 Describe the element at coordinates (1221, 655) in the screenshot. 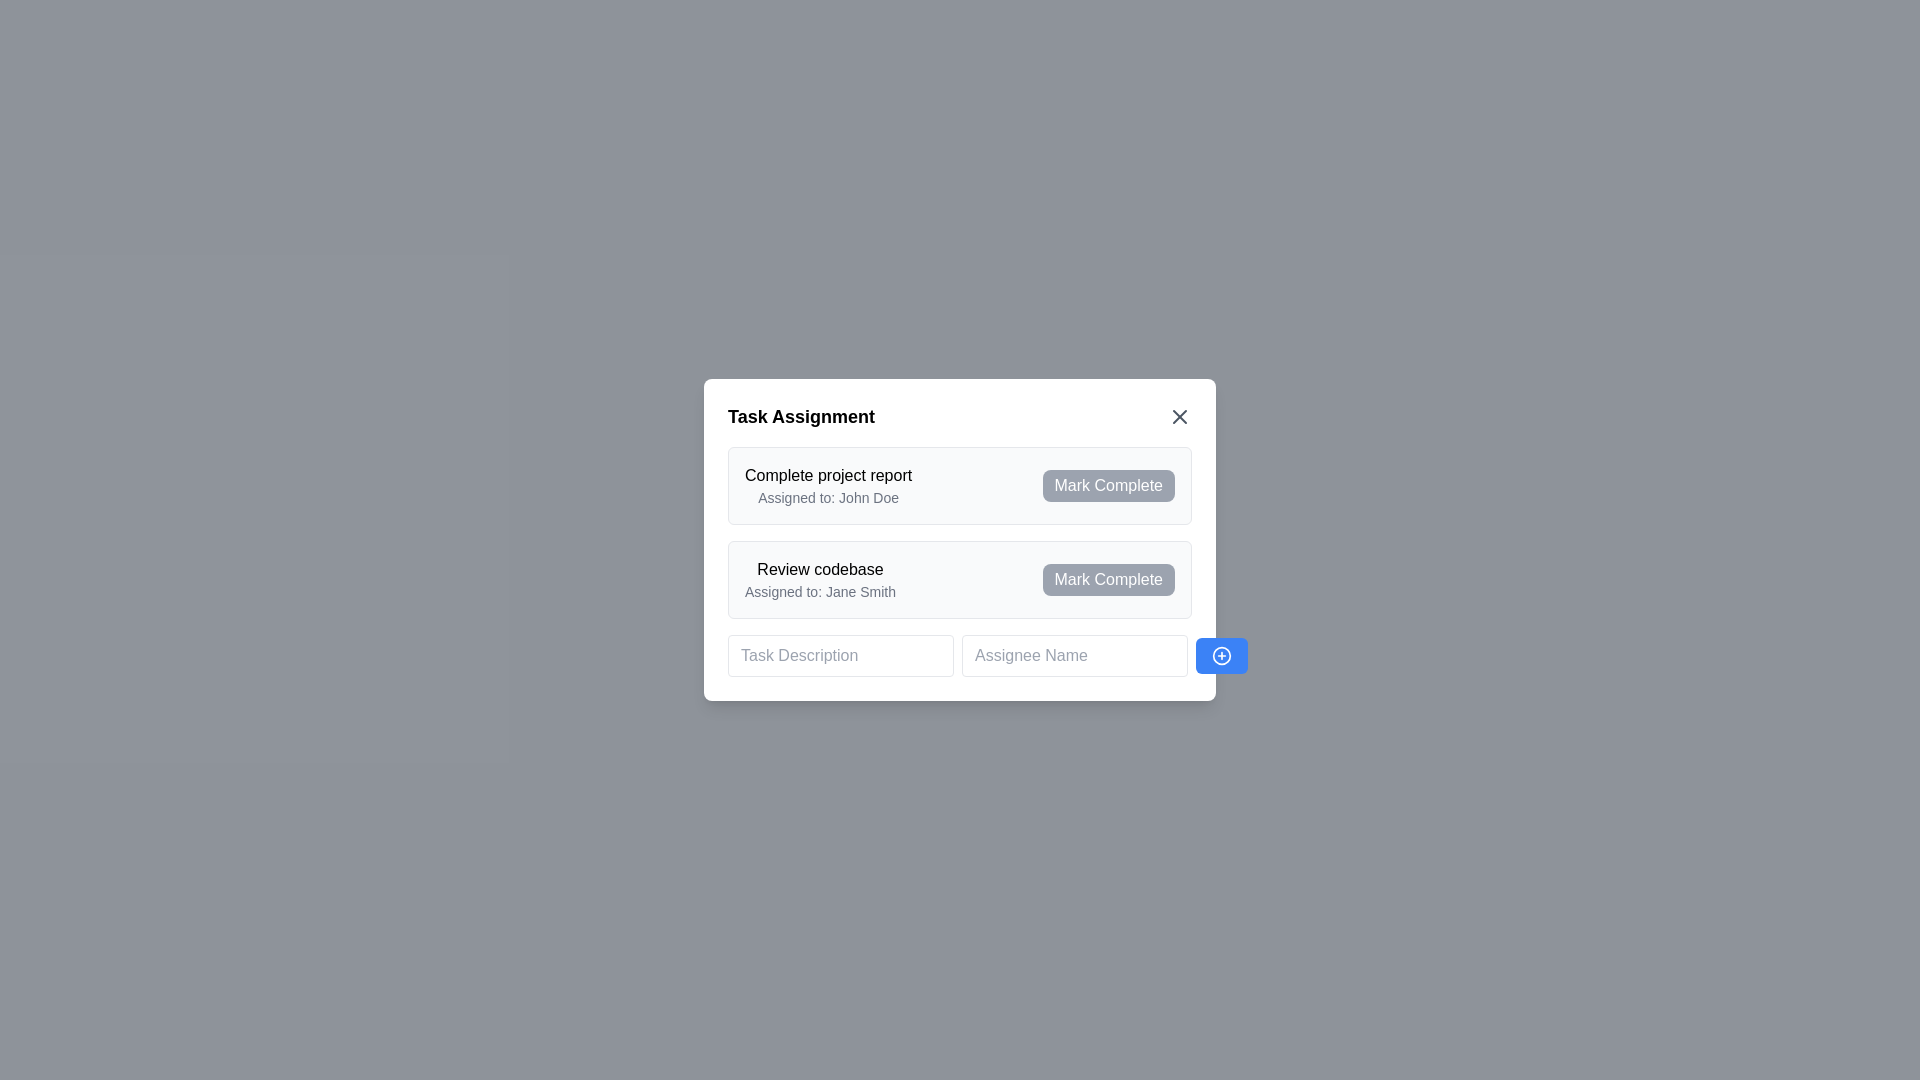

I see `the circular plus icon embedded in the button located at the bottom-right corner of the modal dialog box` at that location.